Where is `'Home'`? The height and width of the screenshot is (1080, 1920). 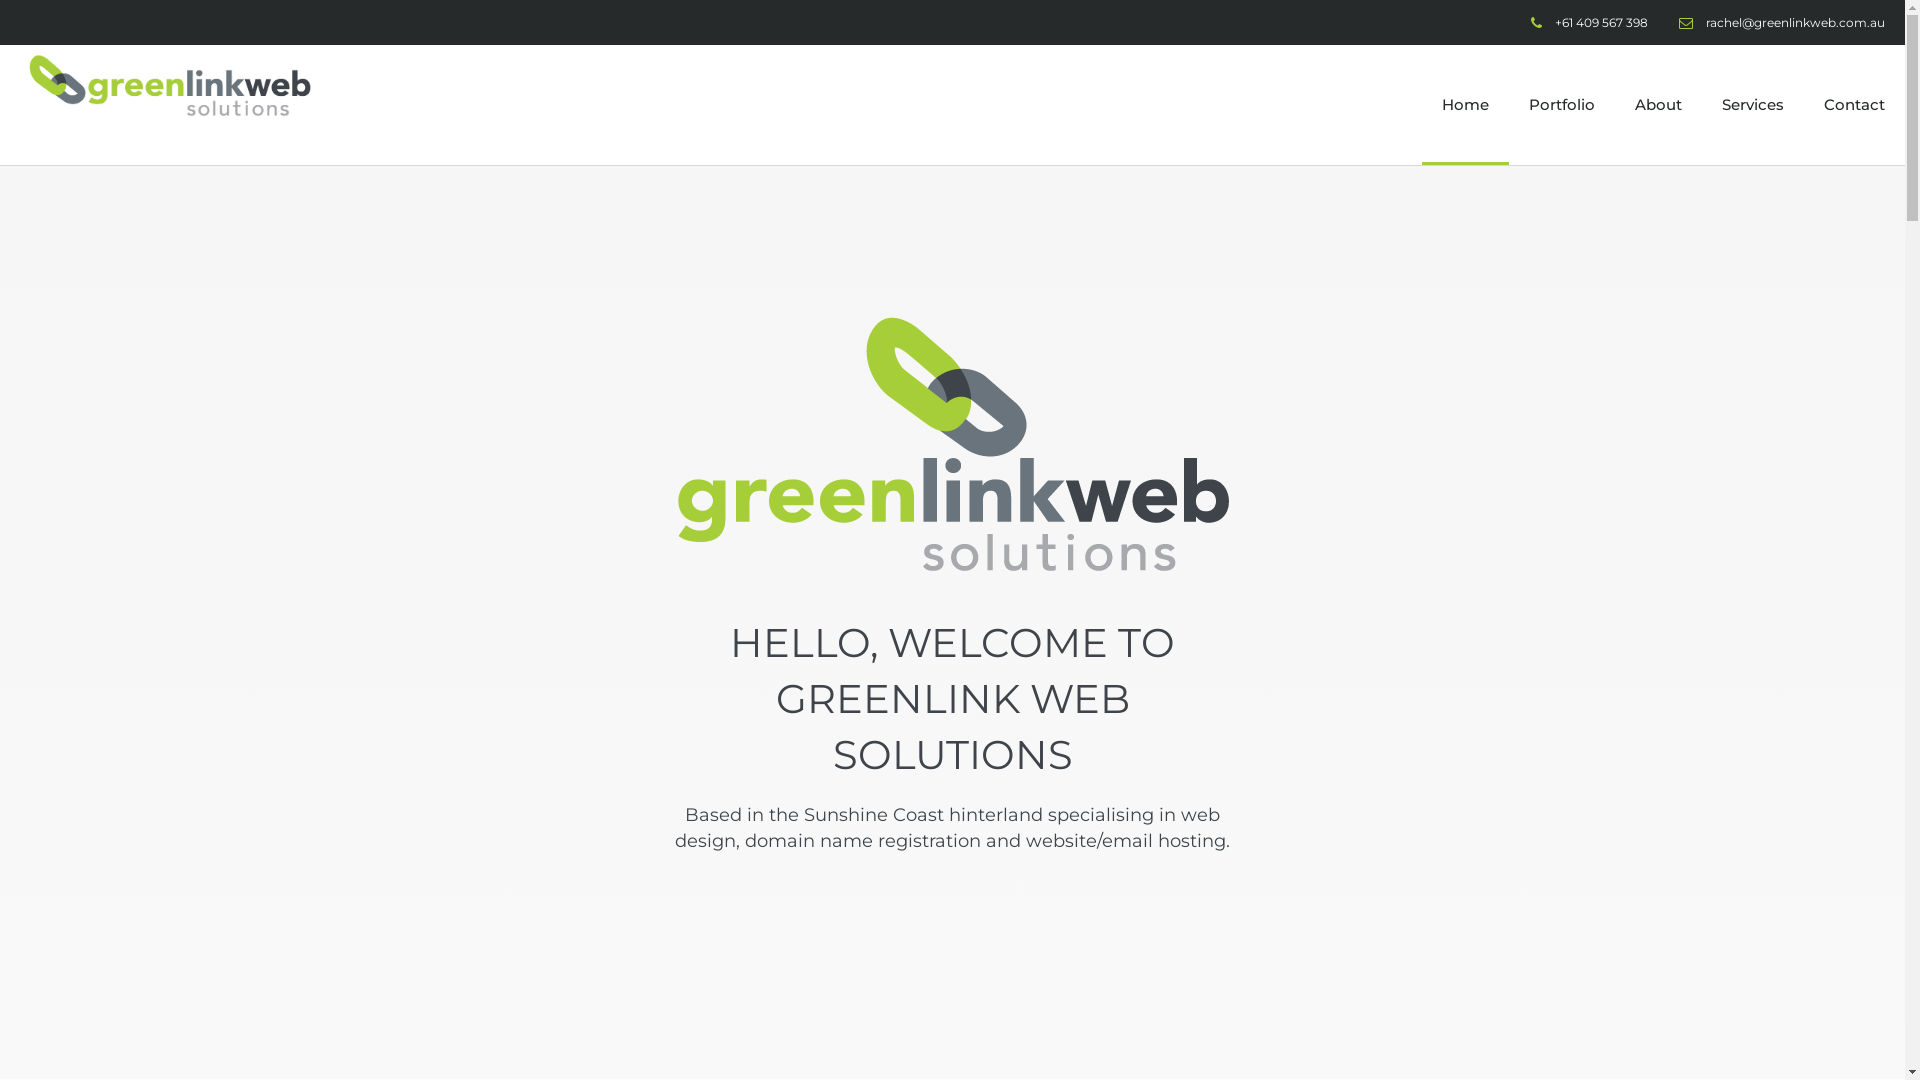
'Home' is located at coordinates (1465, 104).